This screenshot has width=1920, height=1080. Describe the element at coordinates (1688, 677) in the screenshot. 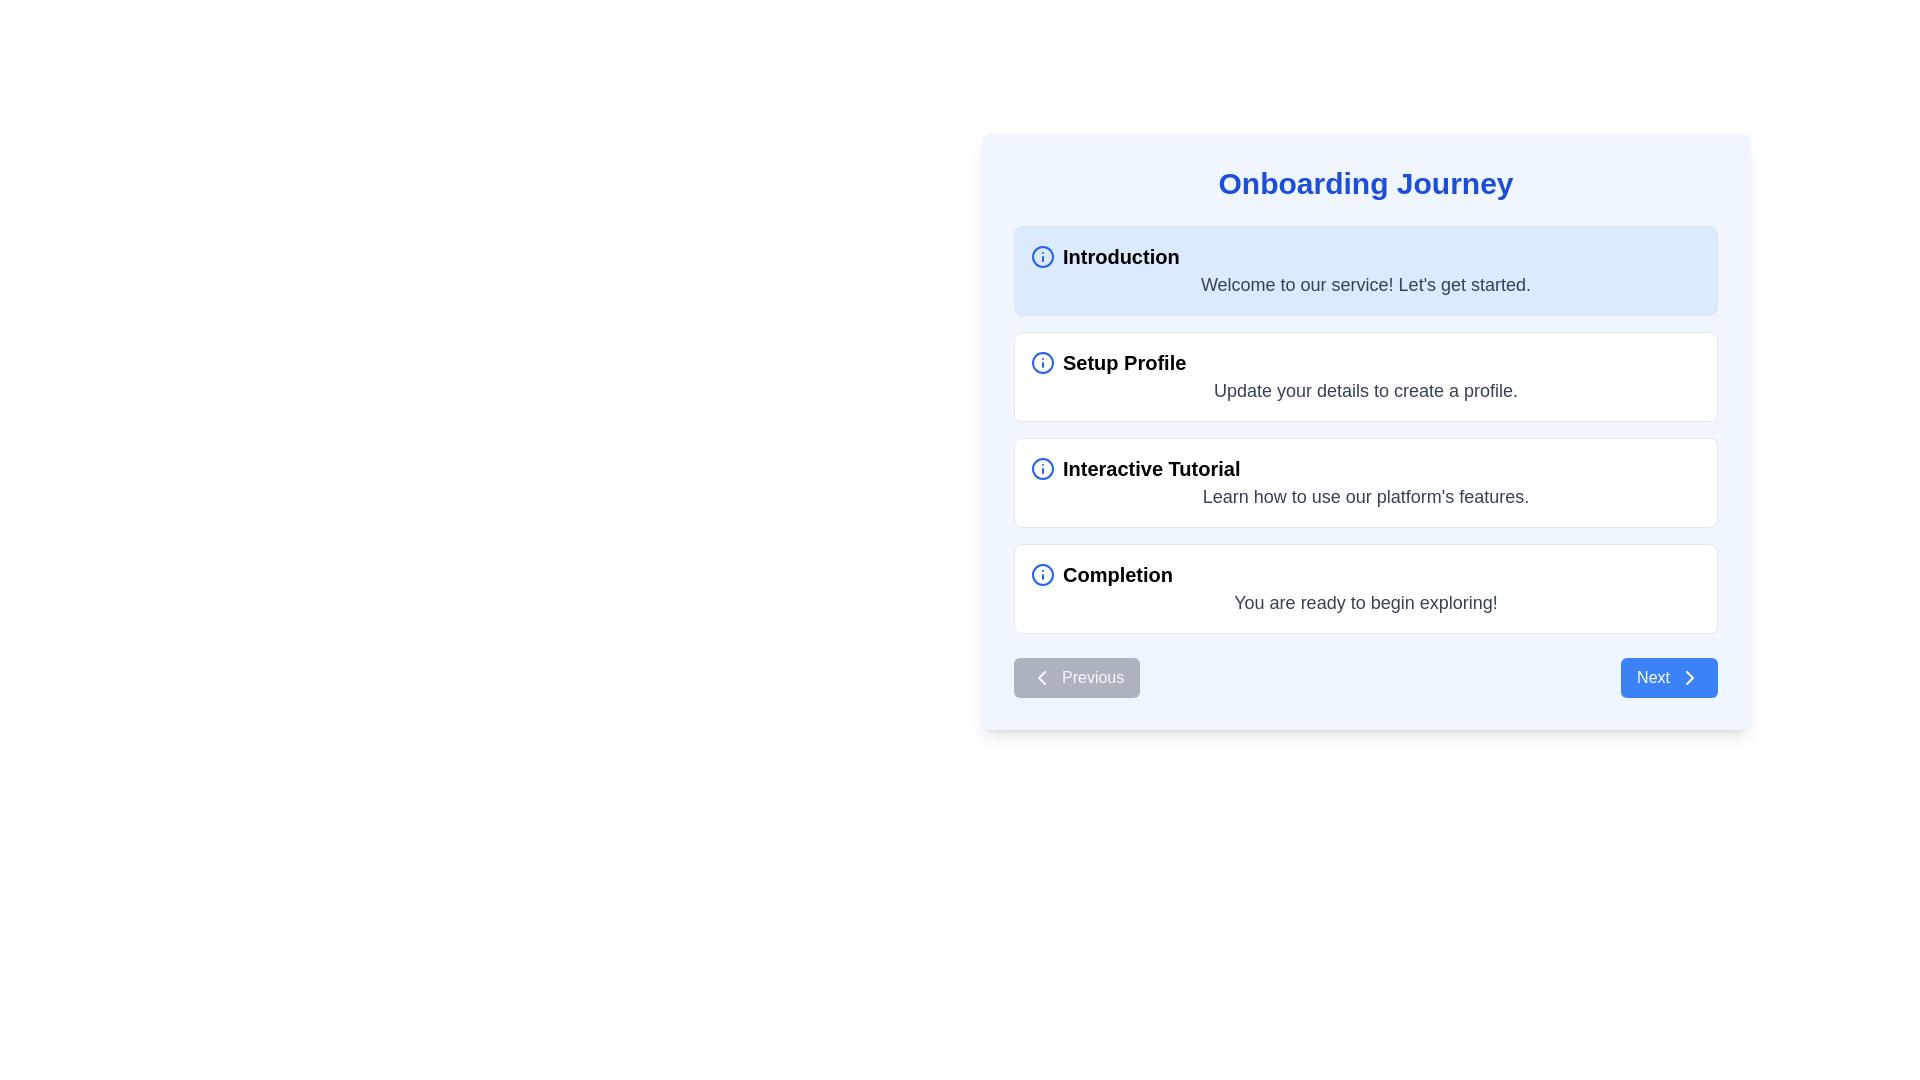

I see `the right-facing arrow icon inside the 'Next' button at the bottom-right corner of the interface, which indicates navigational functionality` at that location.